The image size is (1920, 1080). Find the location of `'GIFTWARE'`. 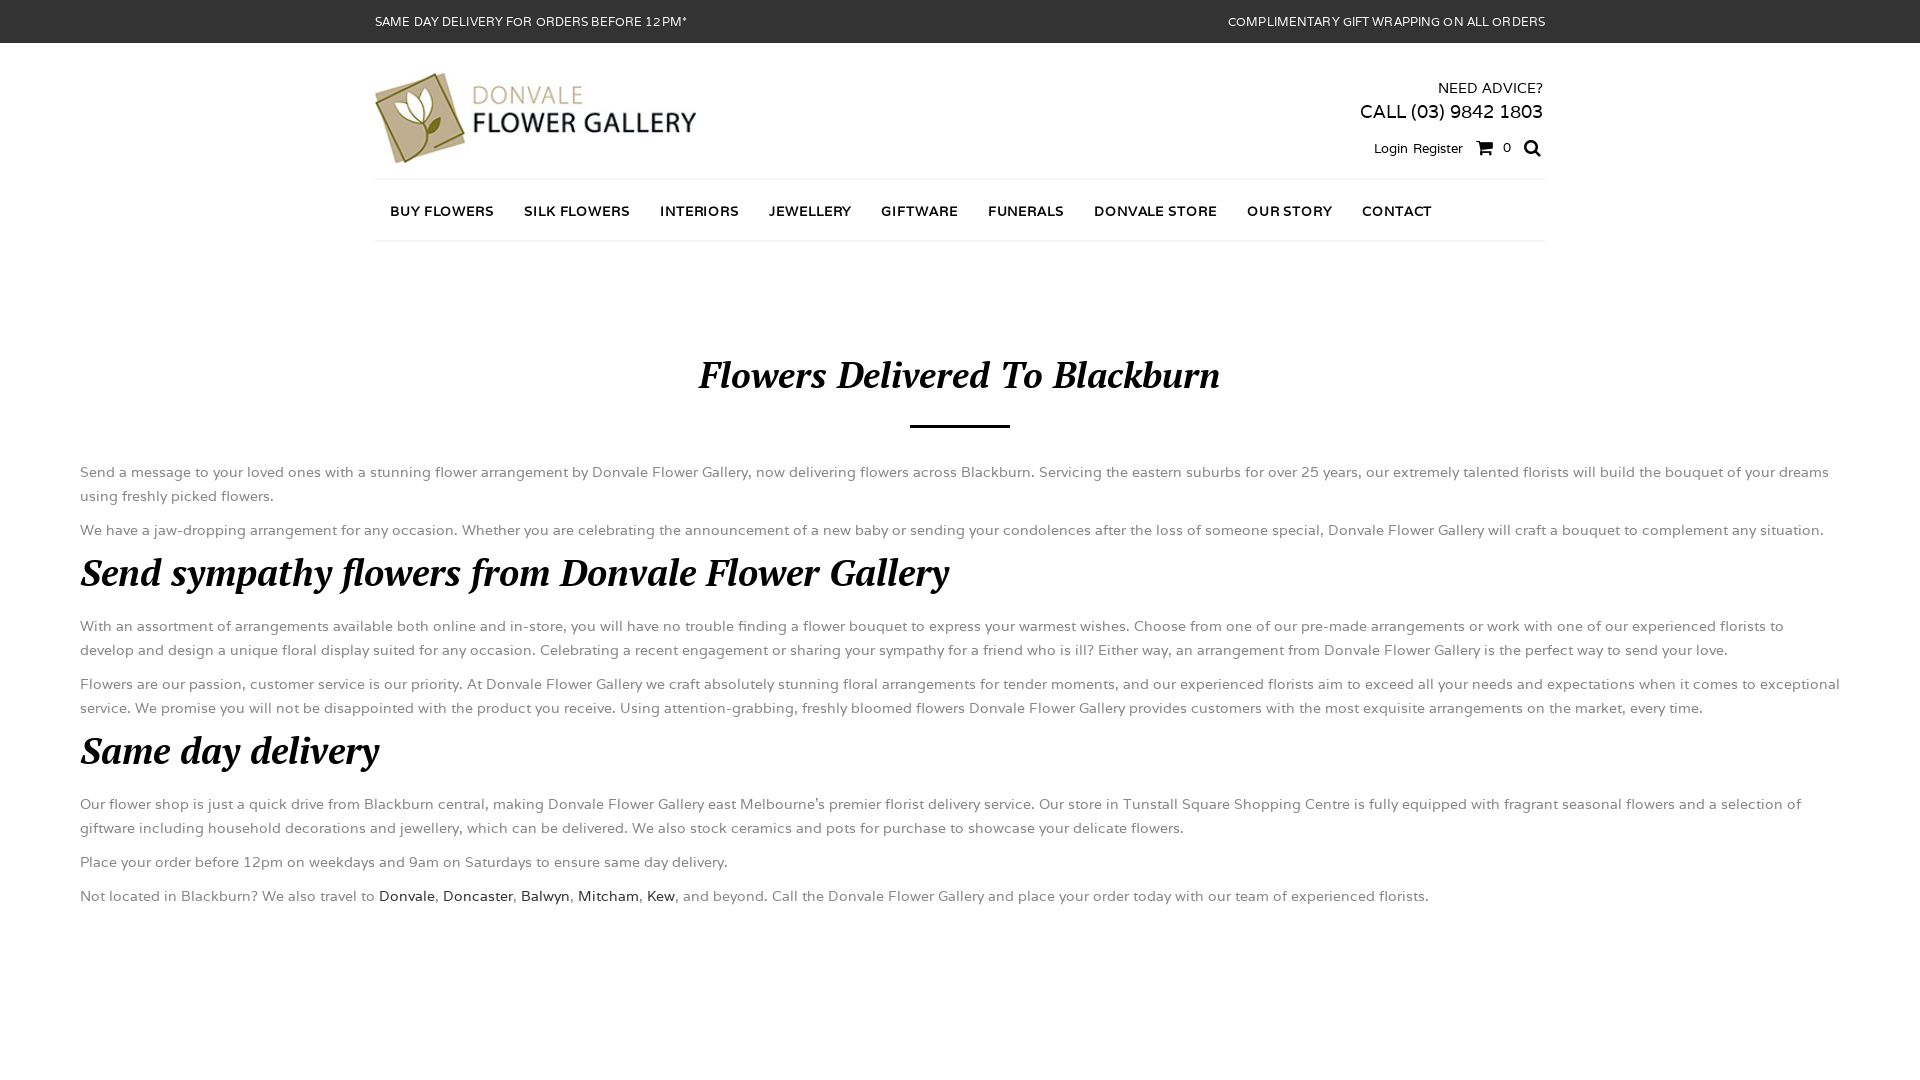

'GIFTWARE' is located at coordinates (917, 211).